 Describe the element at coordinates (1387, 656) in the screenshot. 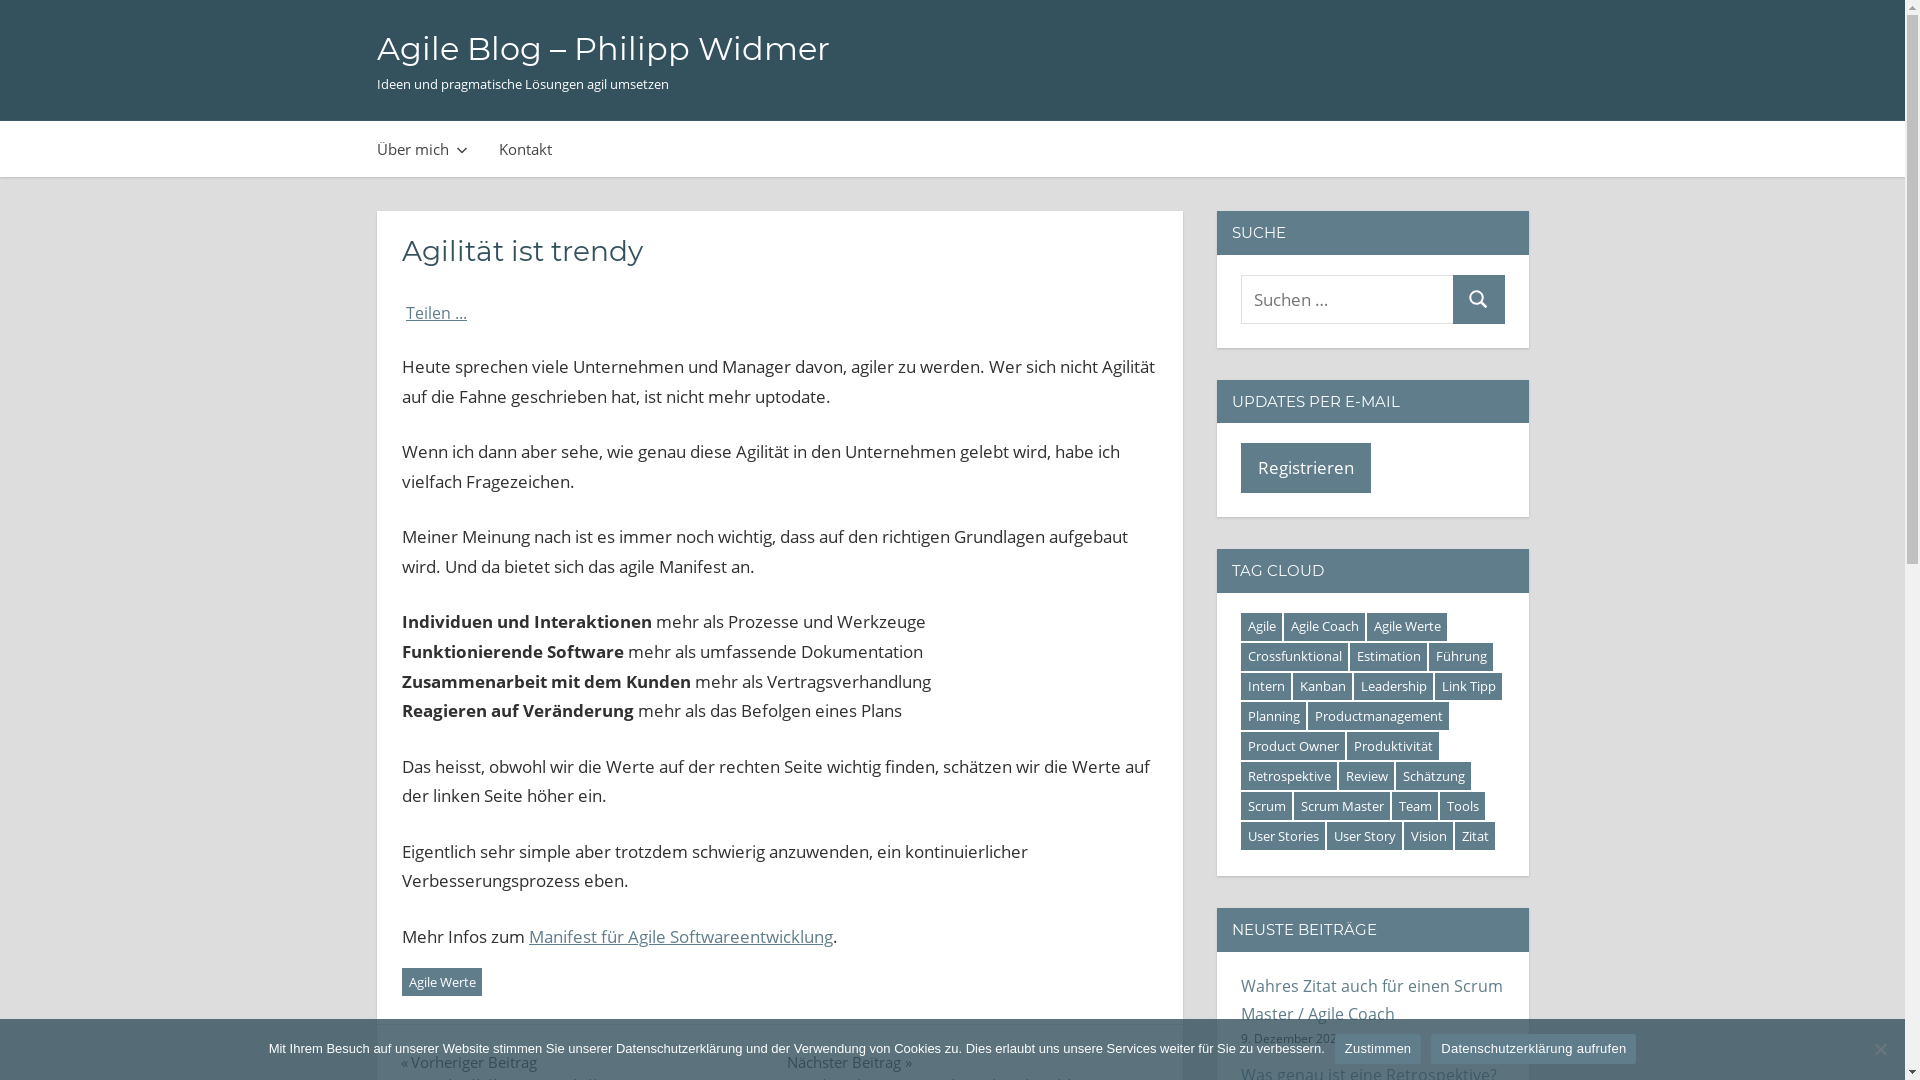

I see `'Estimation'` at that location.